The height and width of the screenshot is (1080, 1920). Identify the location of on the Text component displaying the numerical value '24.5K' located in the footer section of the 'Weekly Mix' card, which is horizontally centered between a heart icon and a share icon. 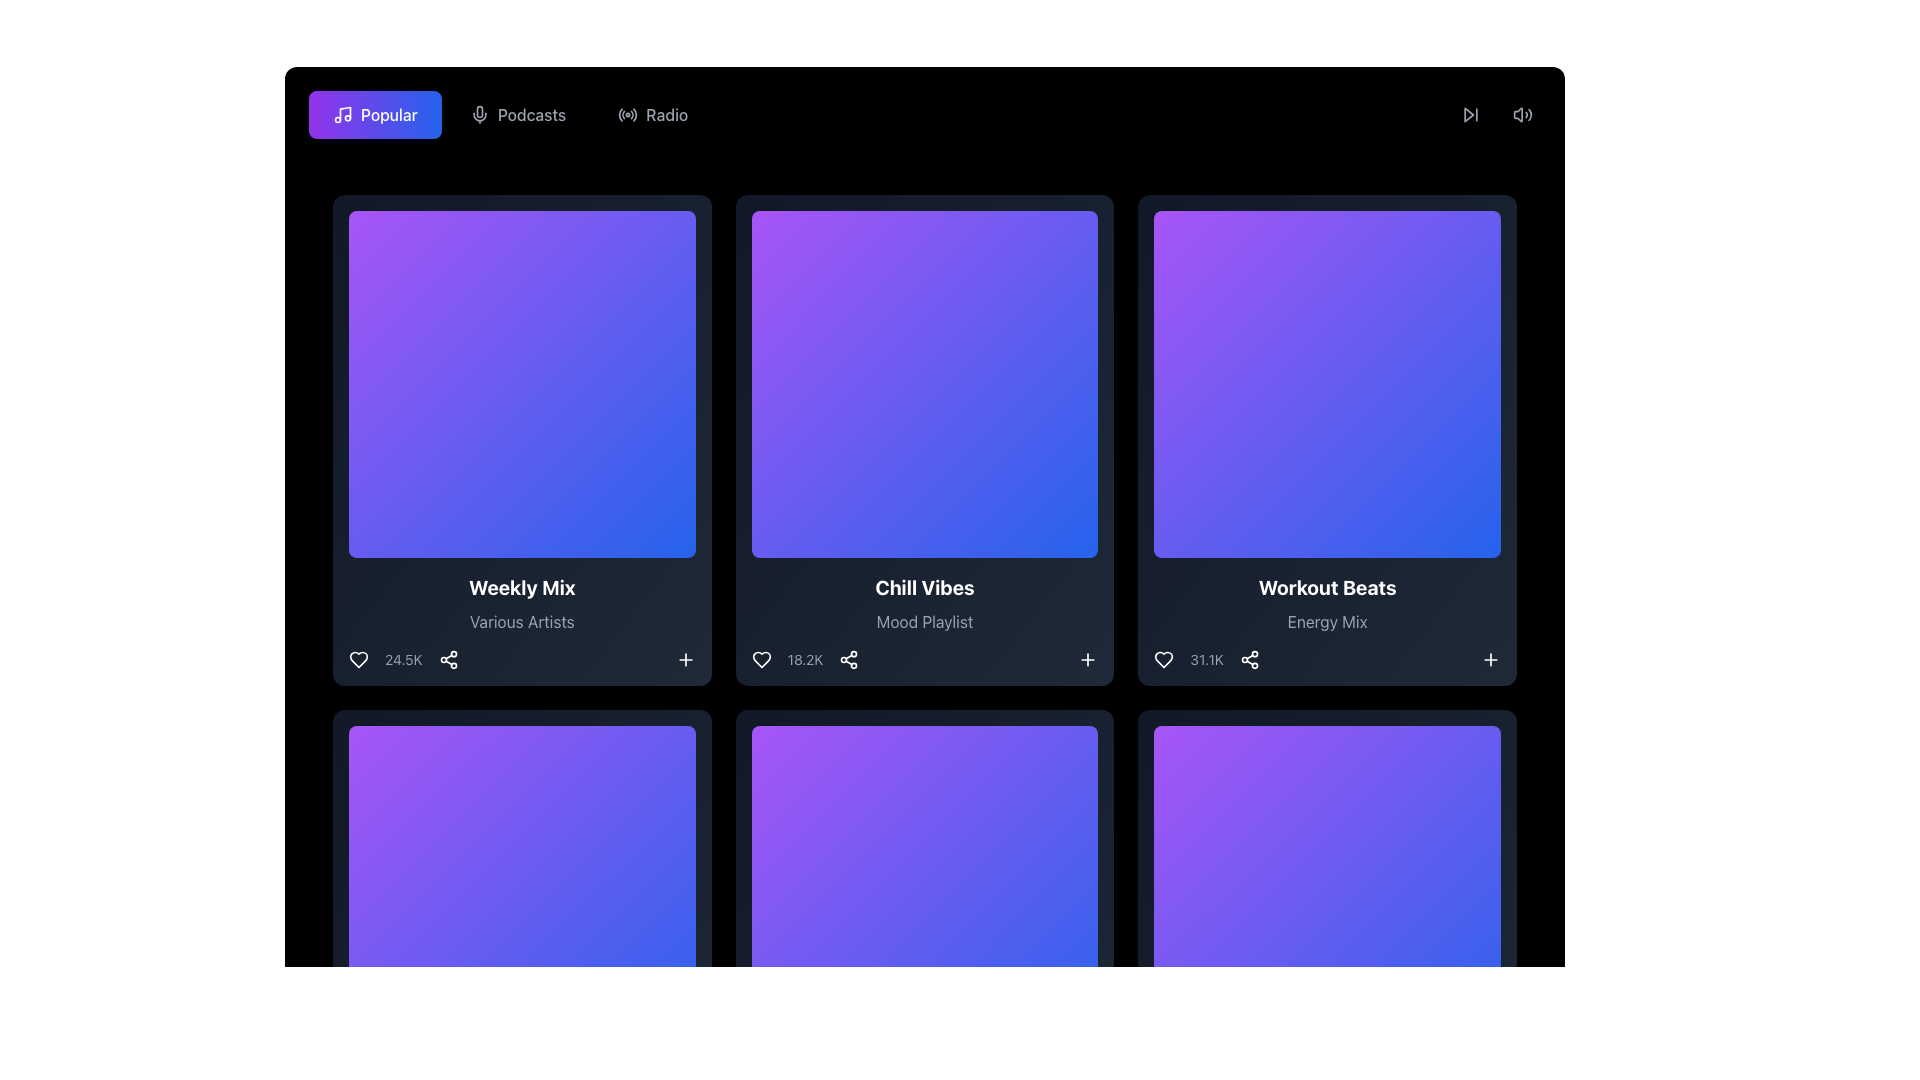
(402, 659).